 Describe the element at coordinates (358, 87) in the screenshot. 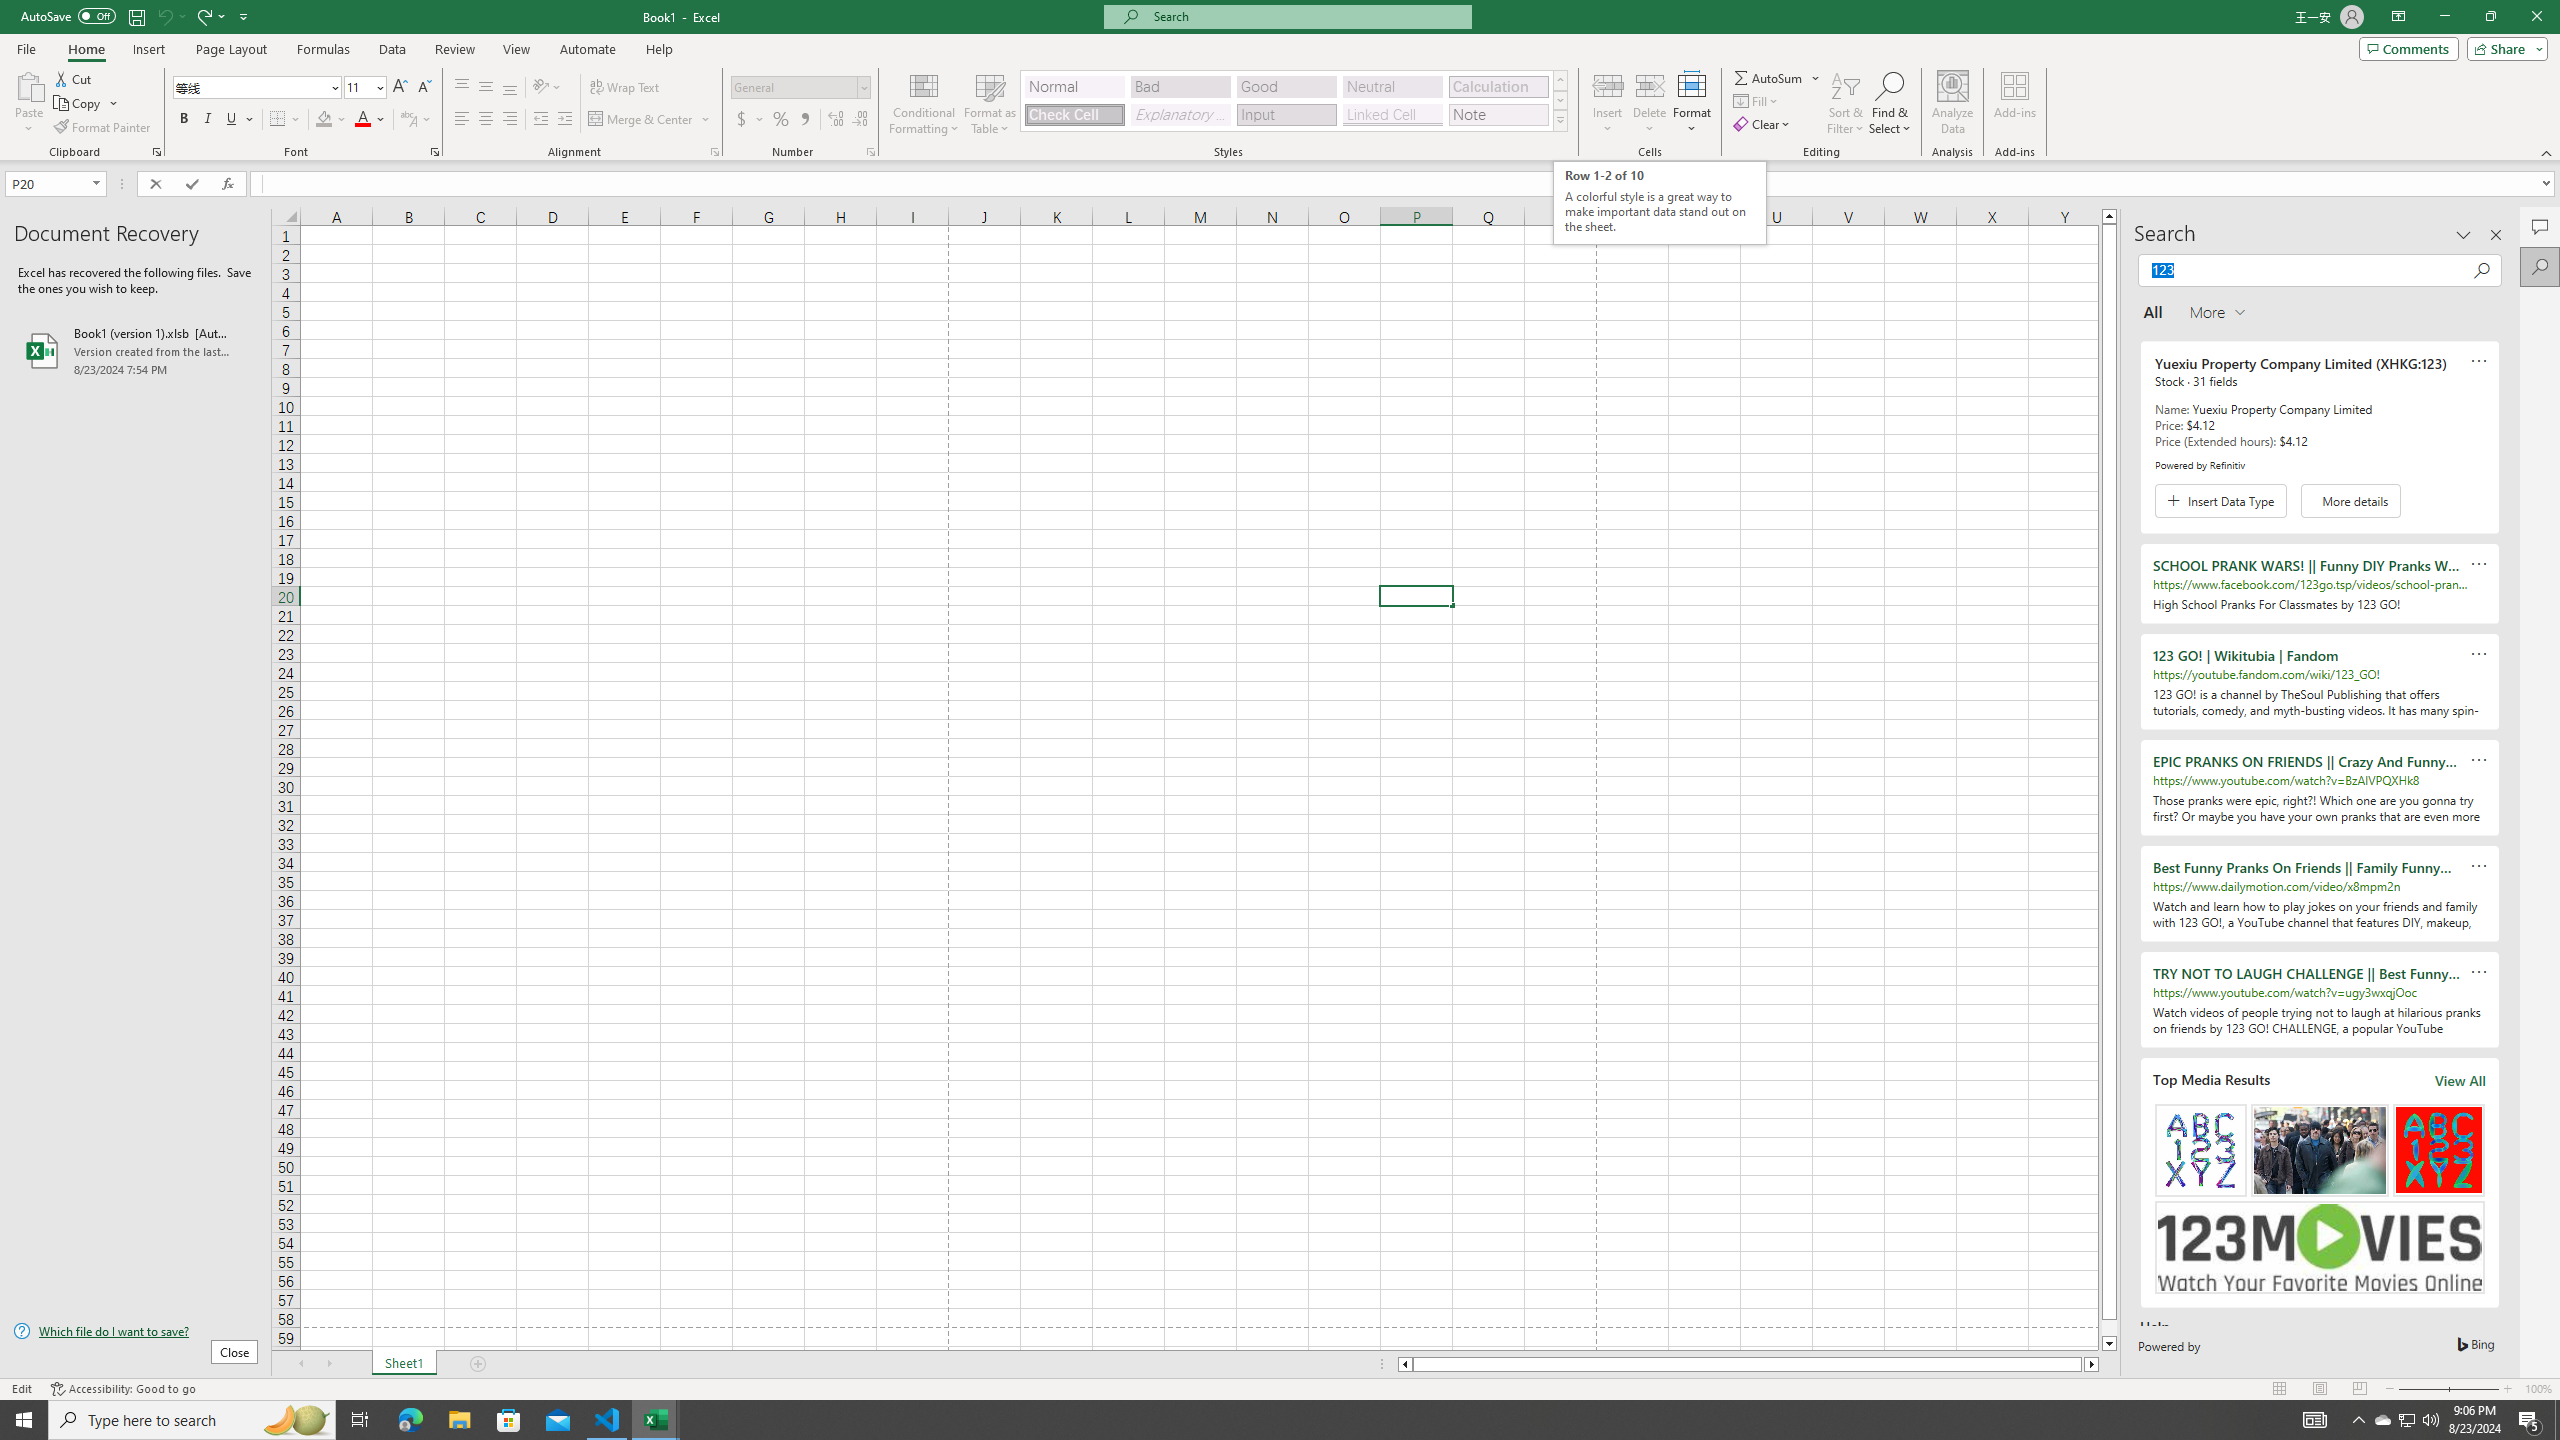

I see `'Font Size'` at that location.